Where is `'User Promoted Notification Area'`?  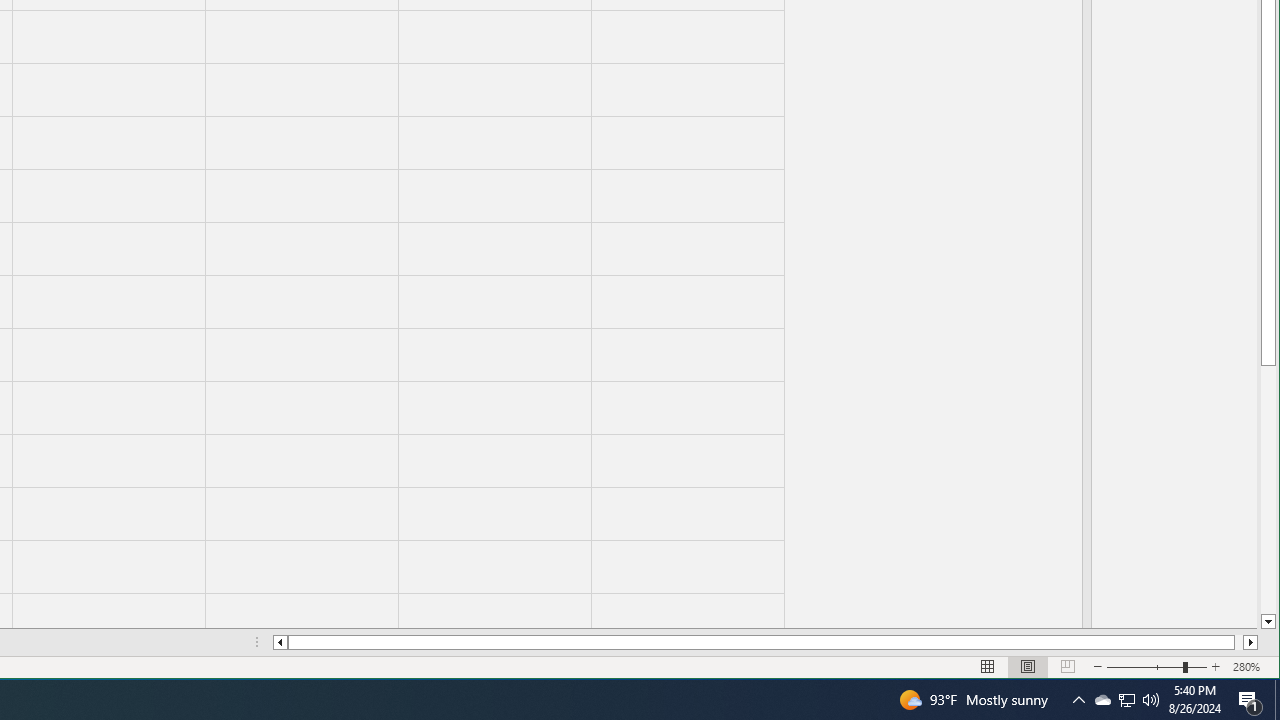
'User Promoted Notification Area' is located at coordinates (1127, 698).